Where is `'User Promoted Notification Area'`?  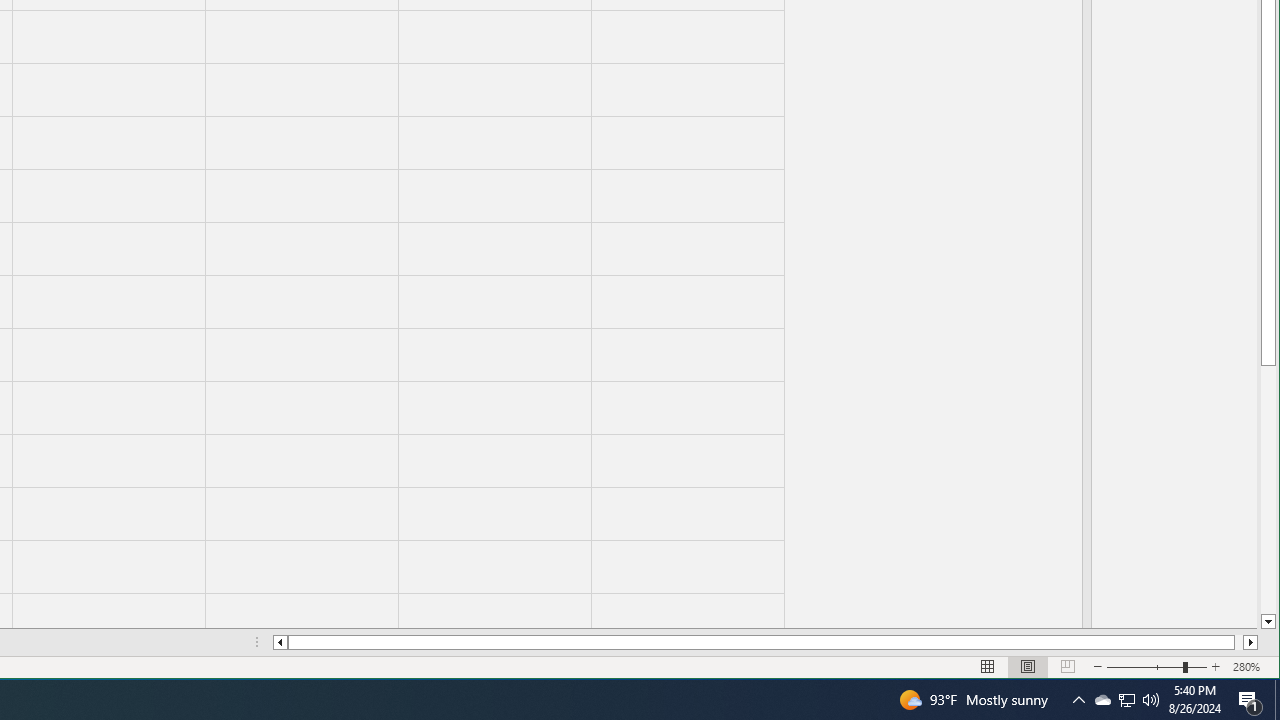
'User Promoted Notification Area' is located at coordinates (1127, 698).